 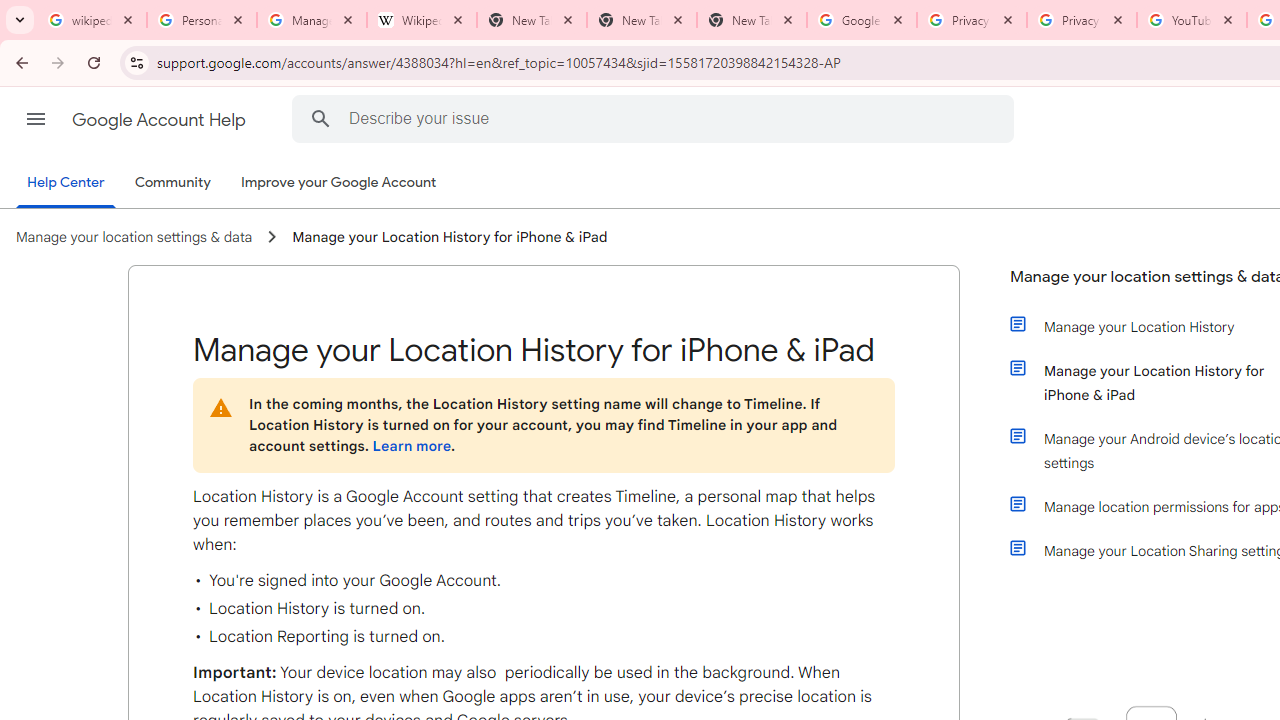 I want to click on 'Personalization & Google Search results - Google Search Help', so click(x=202, y=20).